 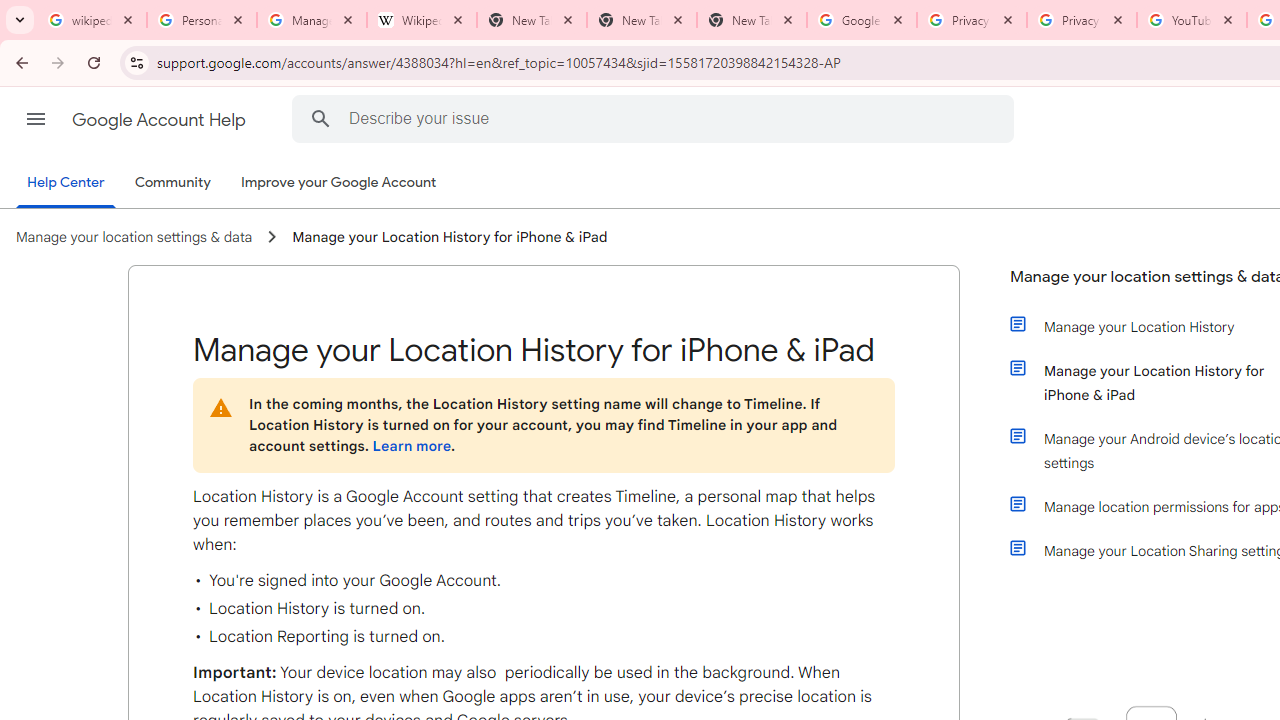 I want to click on 'Personalization & Google Search results - Google Search Help', so click(x=202, y=20).